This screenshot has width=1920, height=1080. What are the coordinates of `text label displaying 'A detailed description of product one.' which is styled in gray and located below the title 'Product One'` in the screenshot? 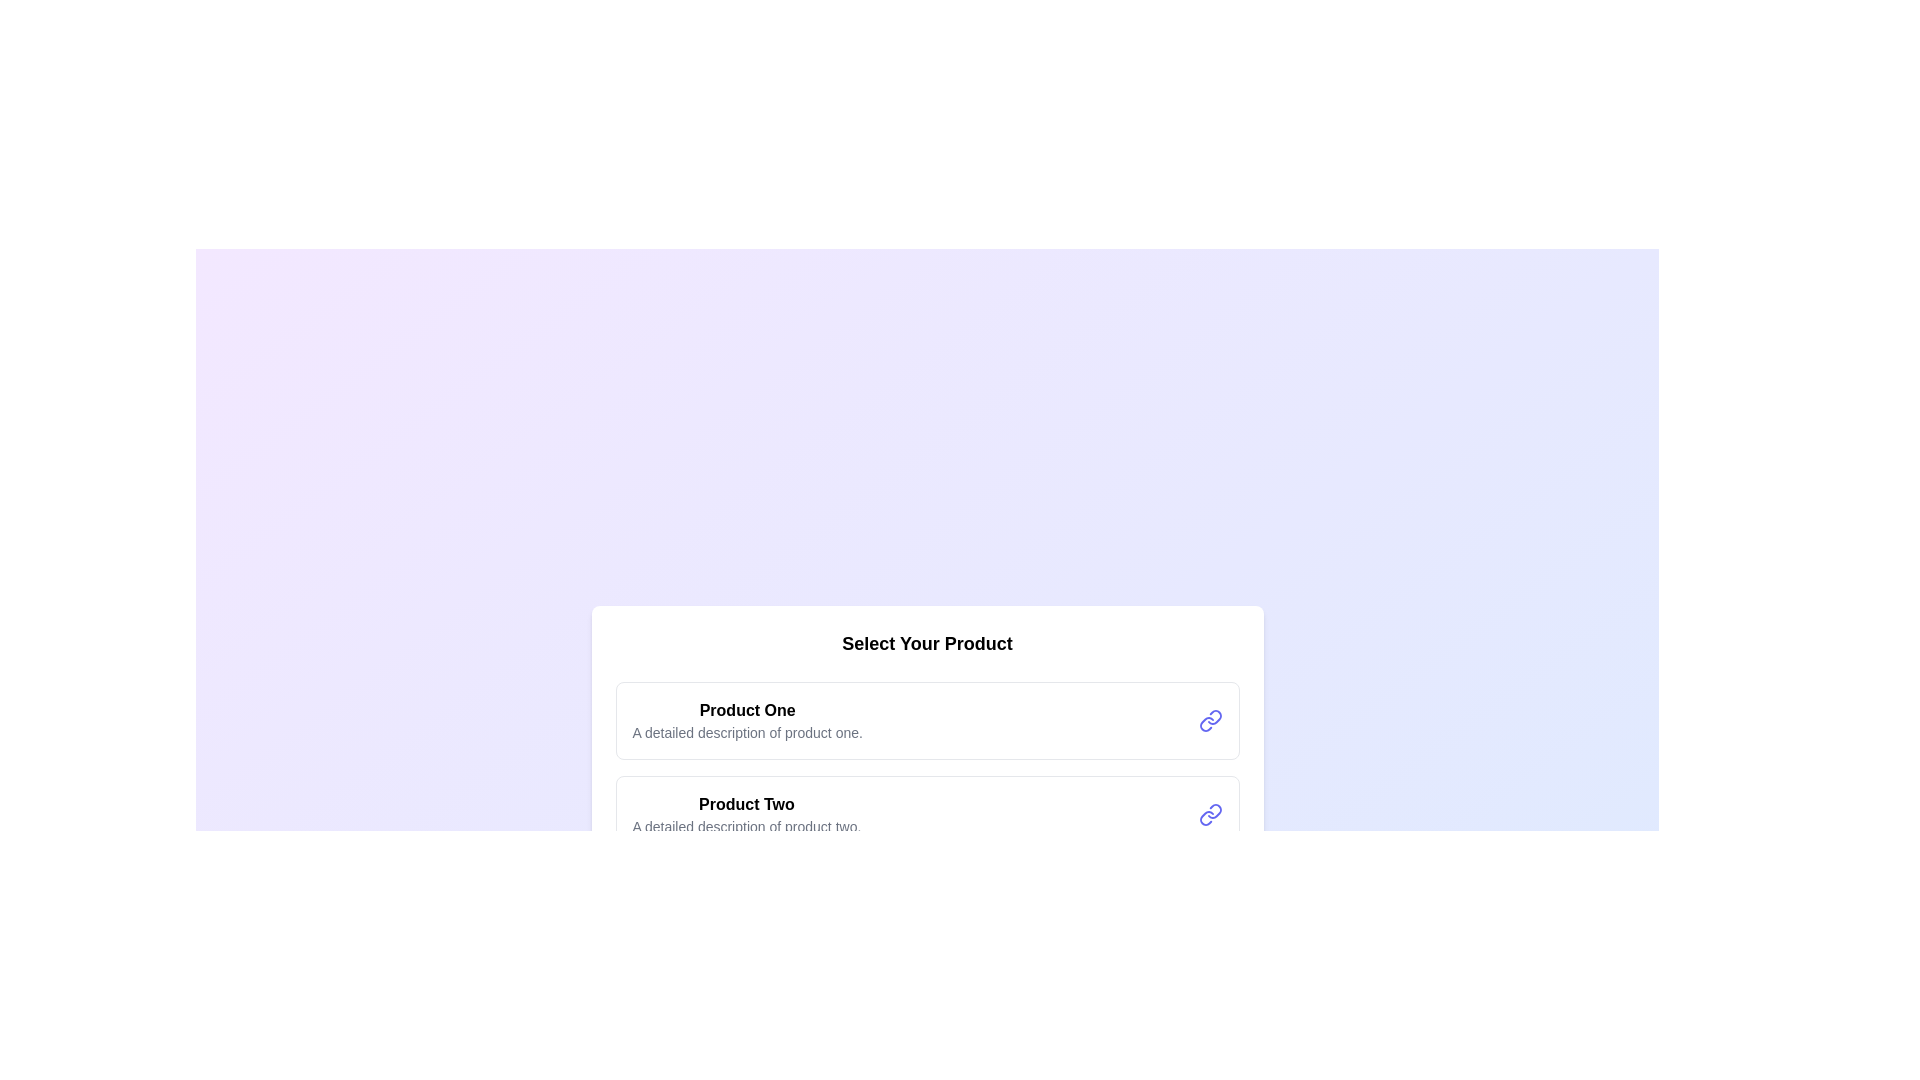 It's located at (746, 732).